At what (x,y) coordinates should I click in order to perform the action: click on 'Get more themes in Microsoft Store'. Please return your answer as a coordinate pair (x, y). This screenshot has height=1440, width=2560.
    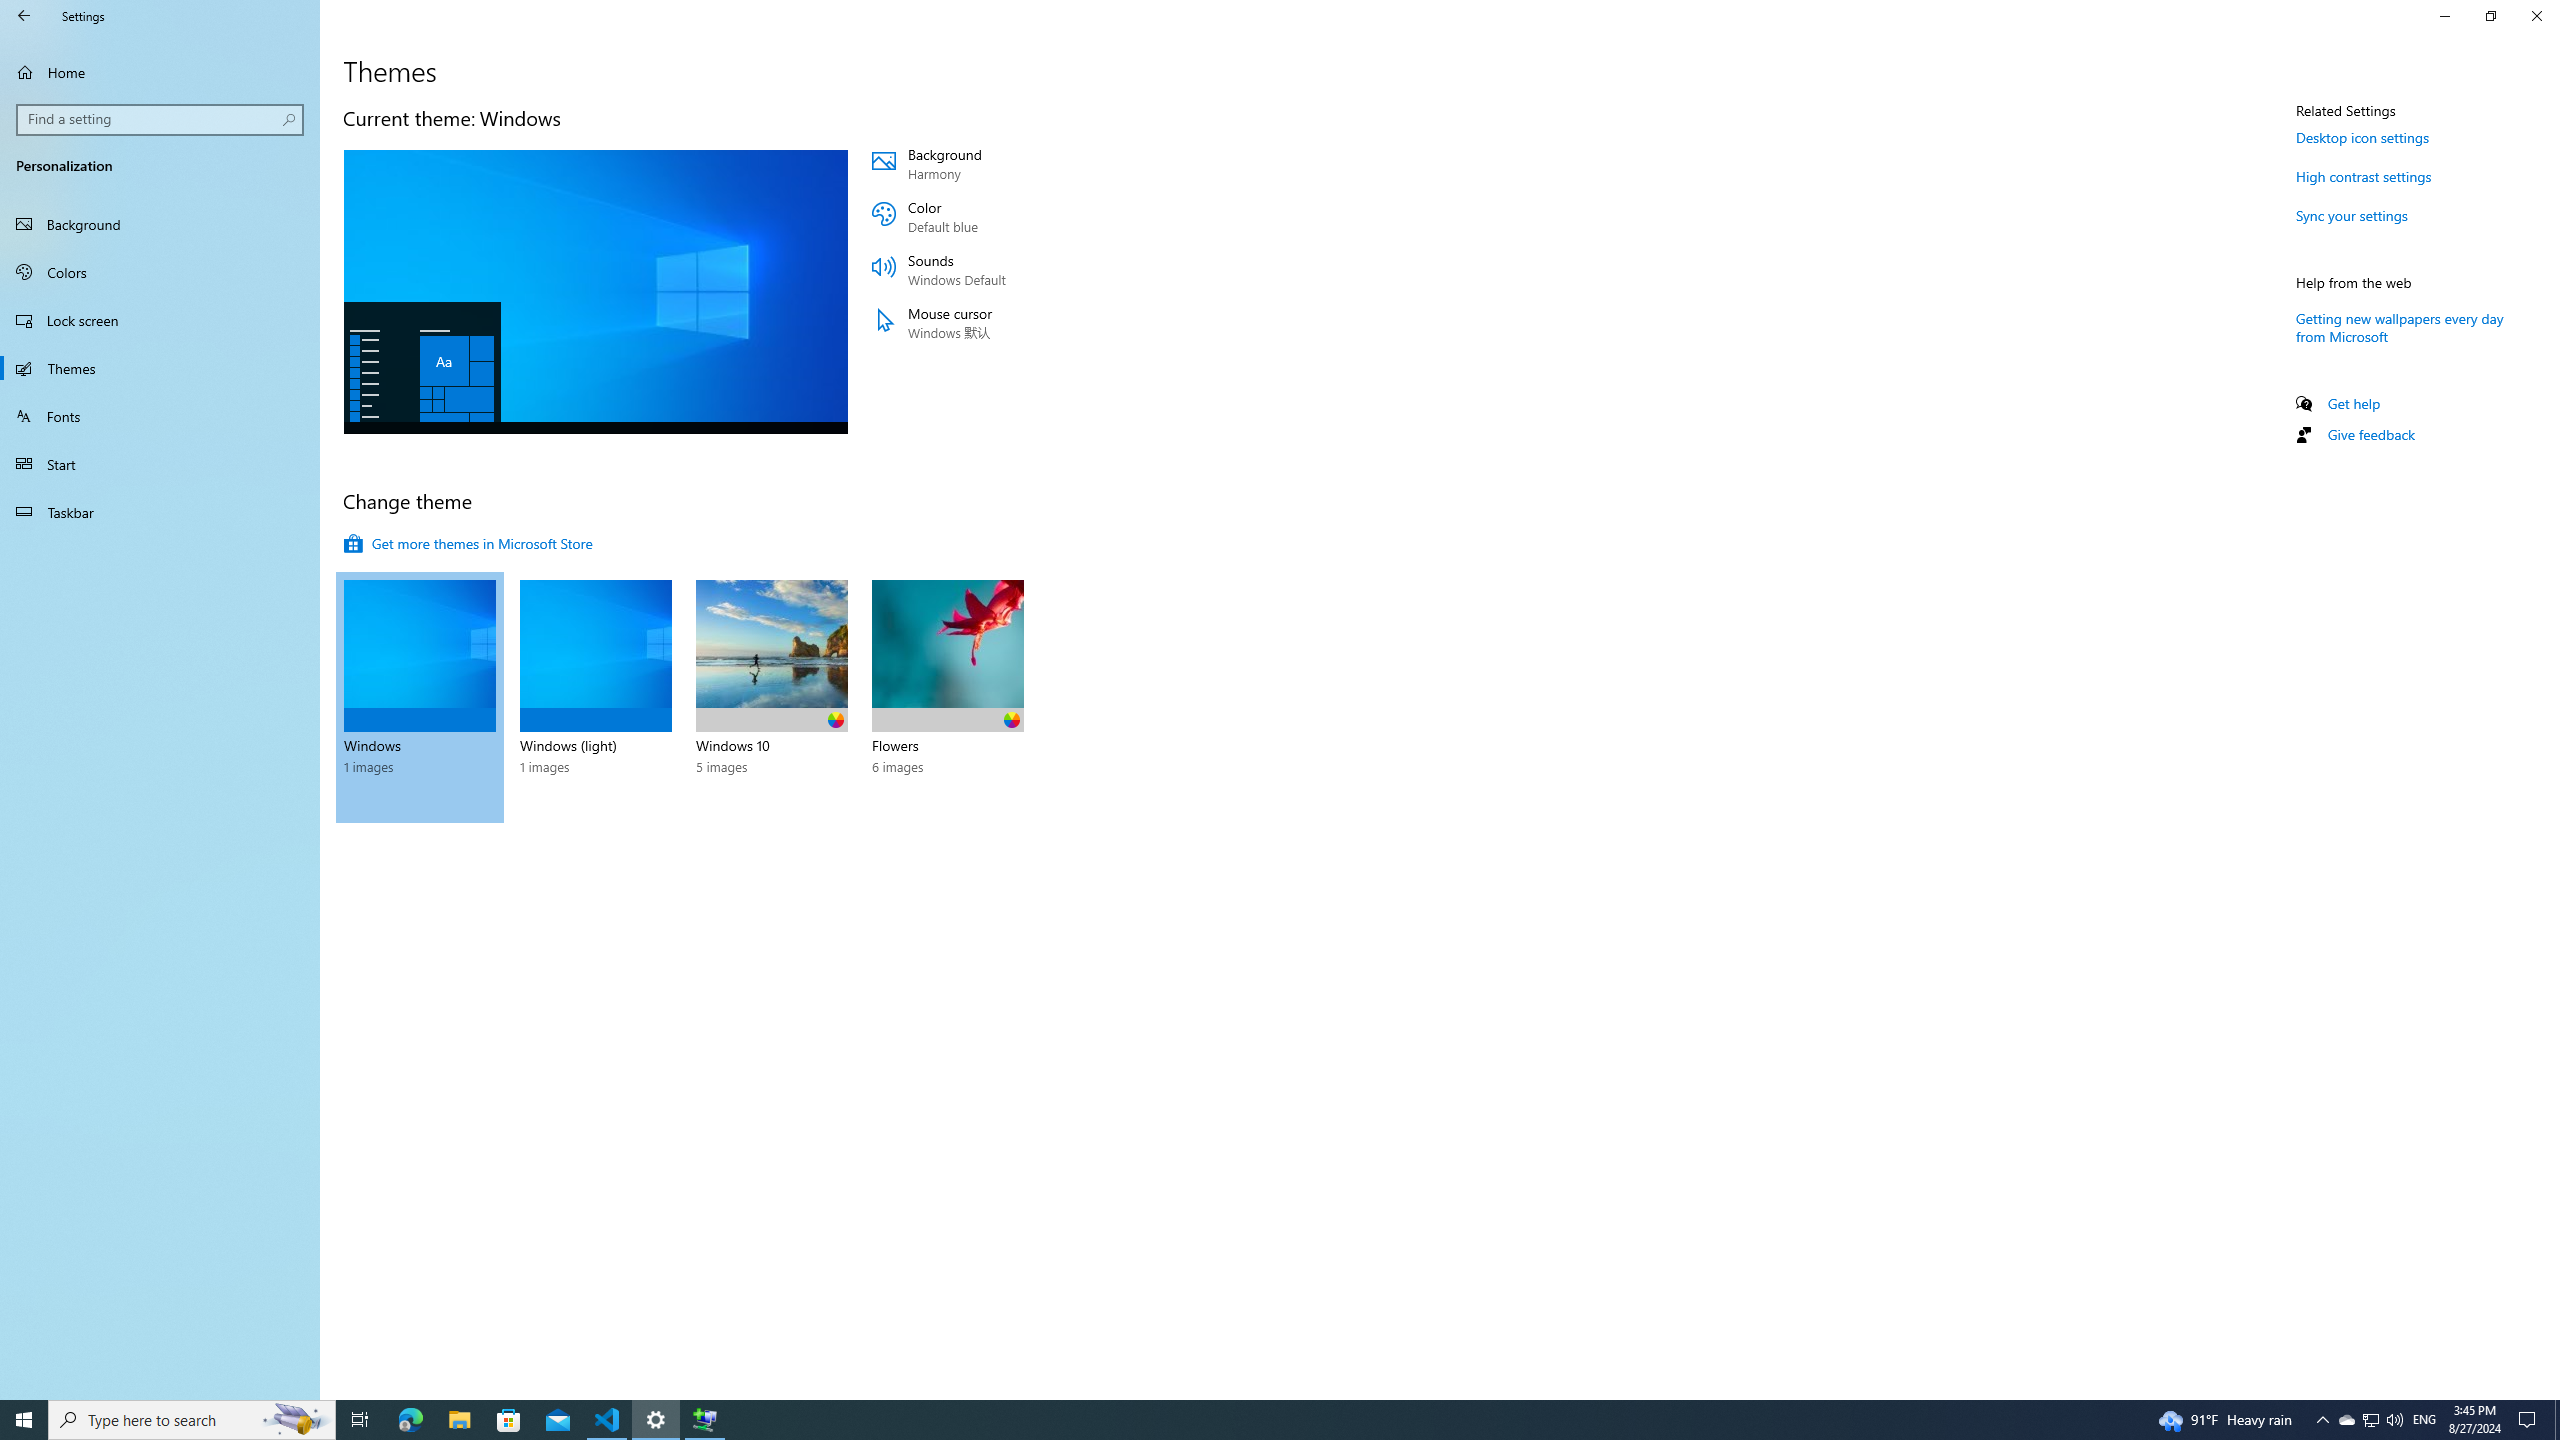
    Looking at the image, I should click on (468, 543).